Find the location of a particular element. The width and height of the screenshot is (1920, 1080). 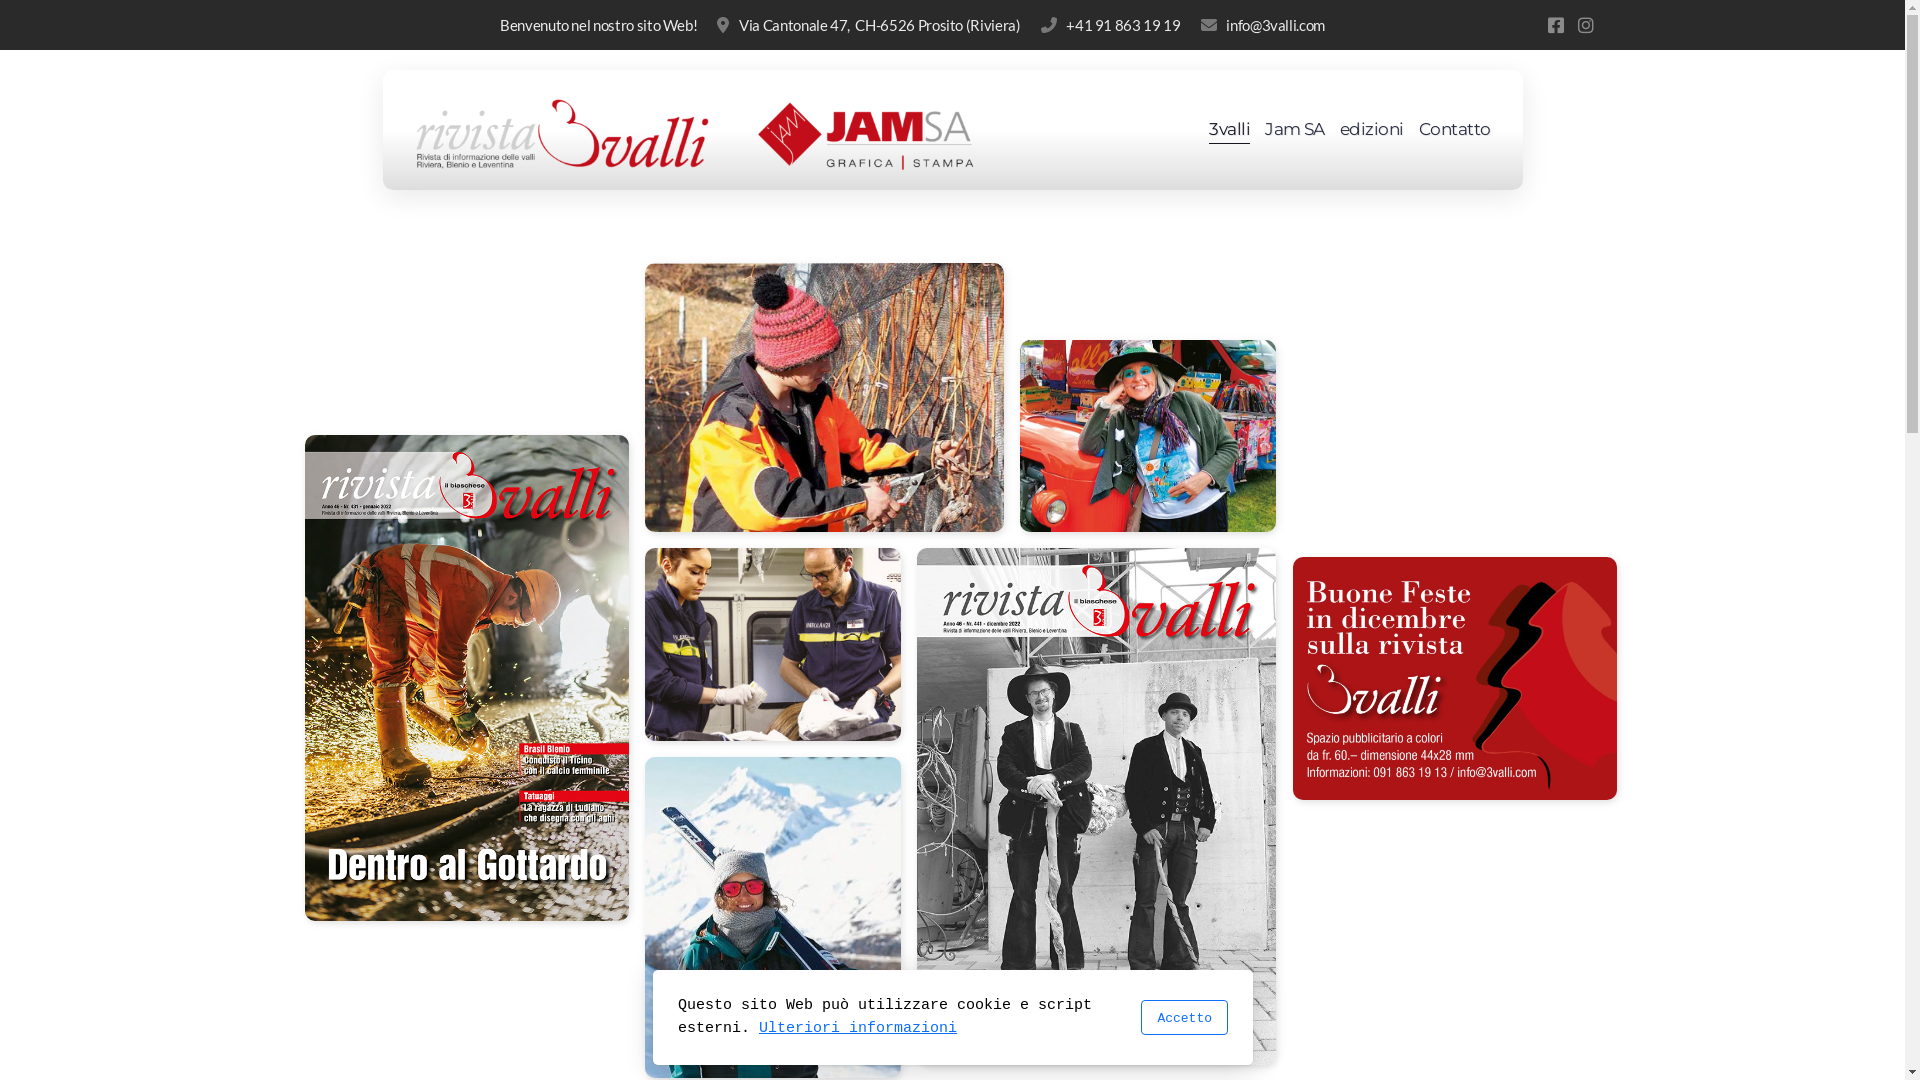

'Accetto' is located at coordinates (1184, 1017).